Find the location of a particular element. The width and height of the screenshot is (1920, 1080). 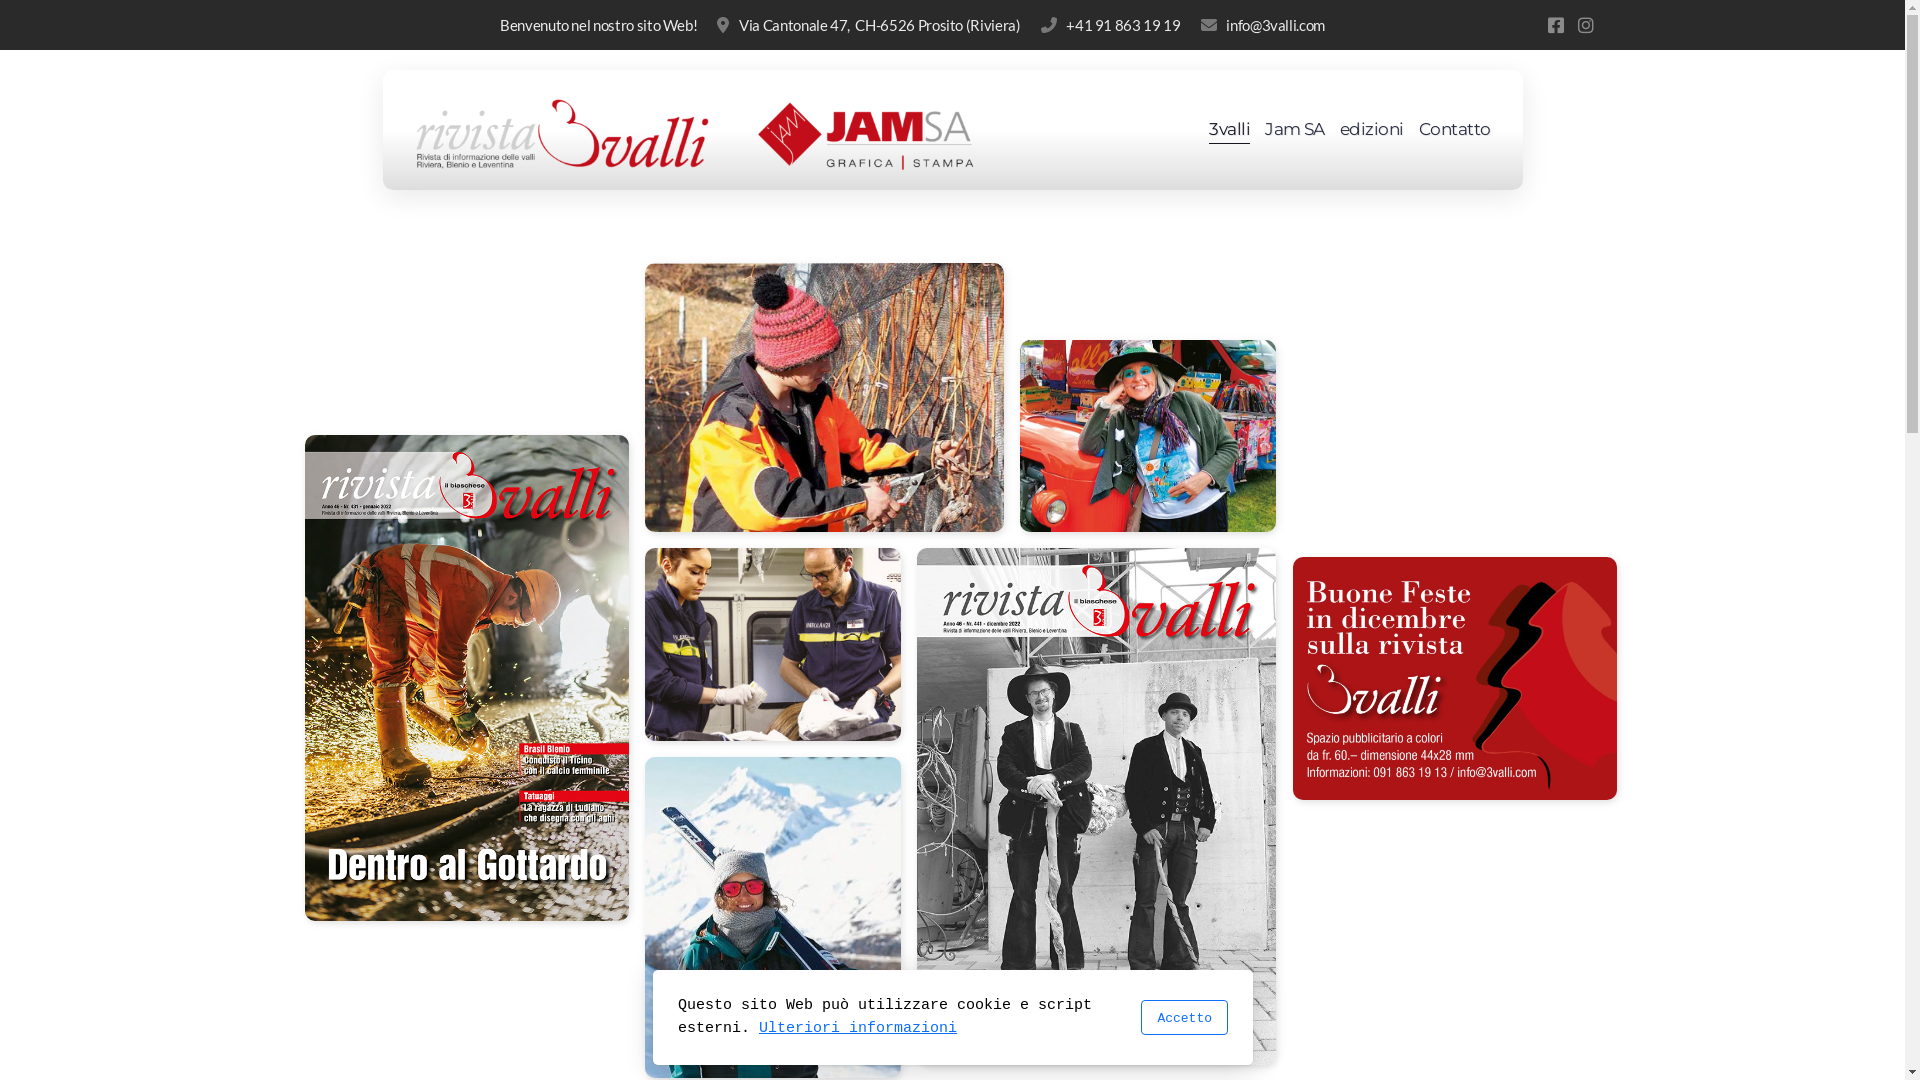

'Accetto' is located at coordinates (1184, 1017).